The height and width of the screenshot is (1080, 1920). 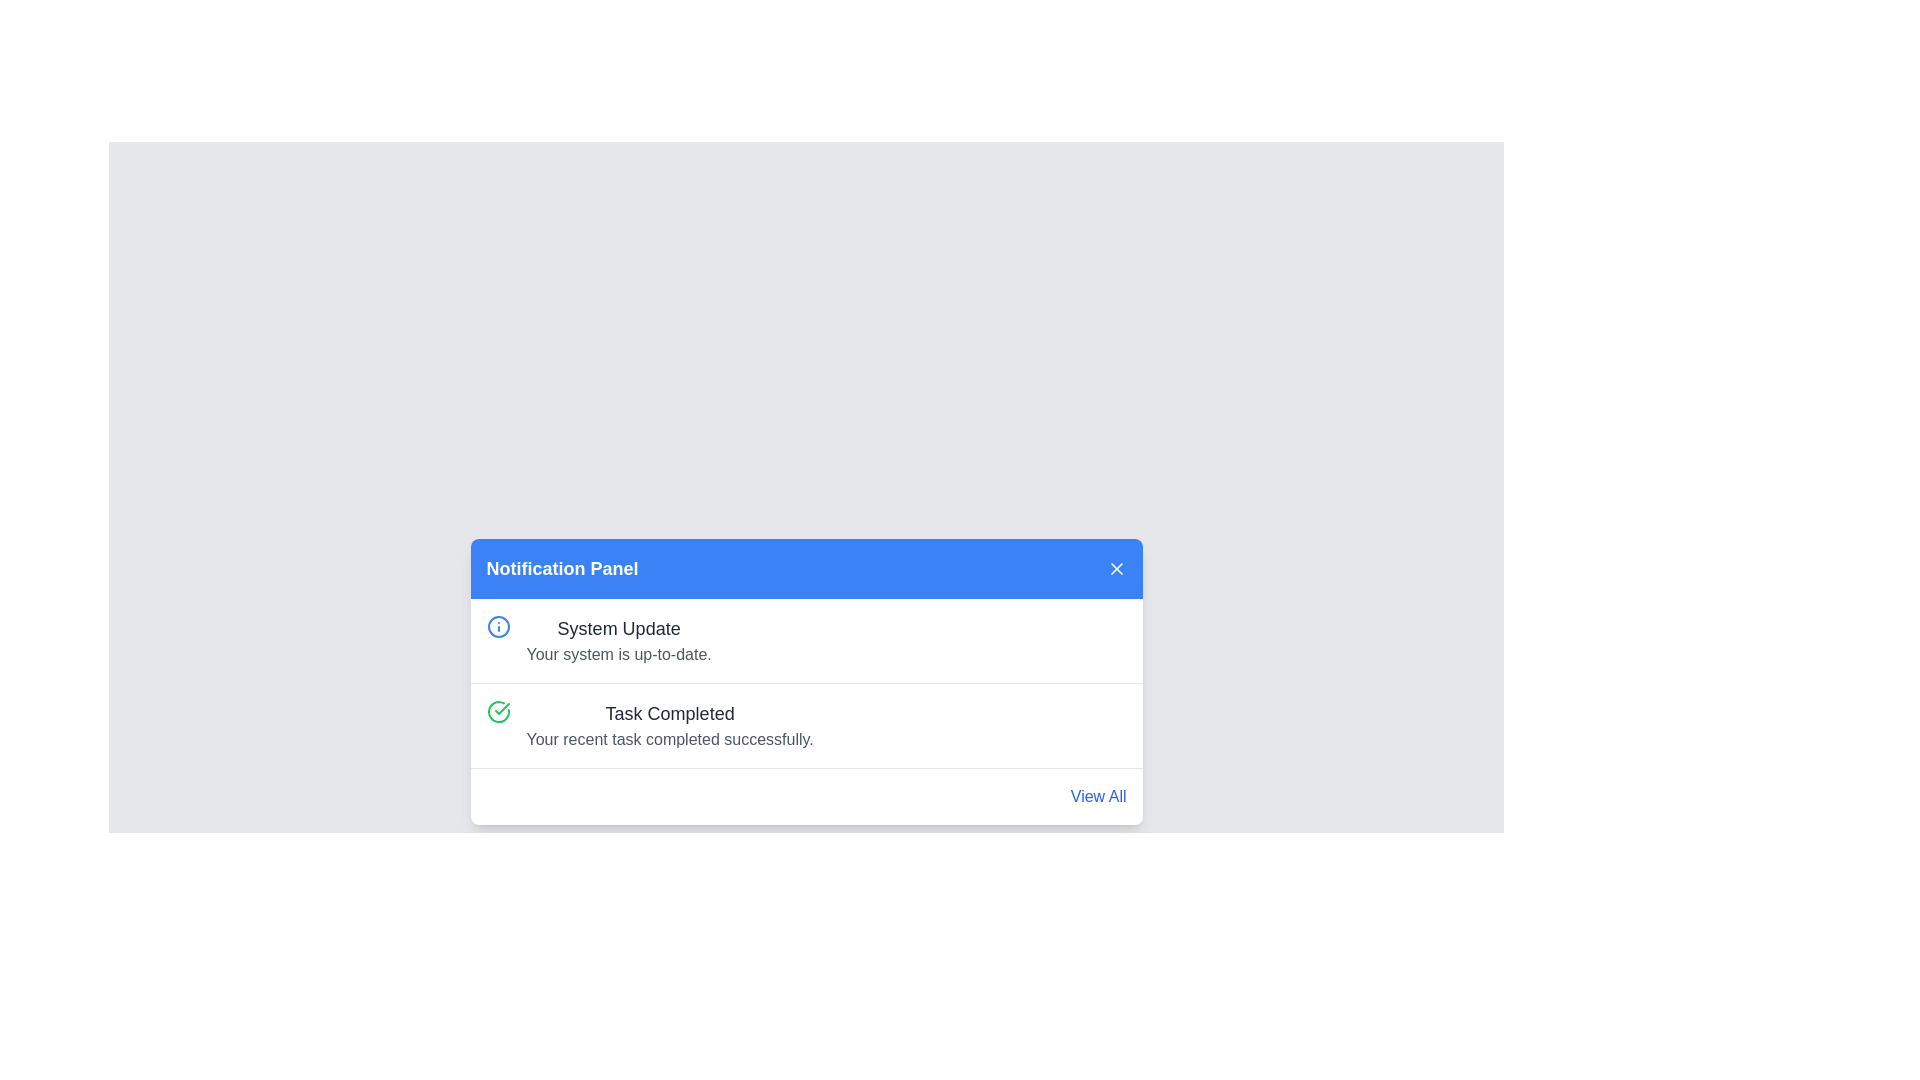 I want to click on the 'View All' hyperlink located at the bottom-right corner of the Notification Panel, so click(x=1097, y=796).